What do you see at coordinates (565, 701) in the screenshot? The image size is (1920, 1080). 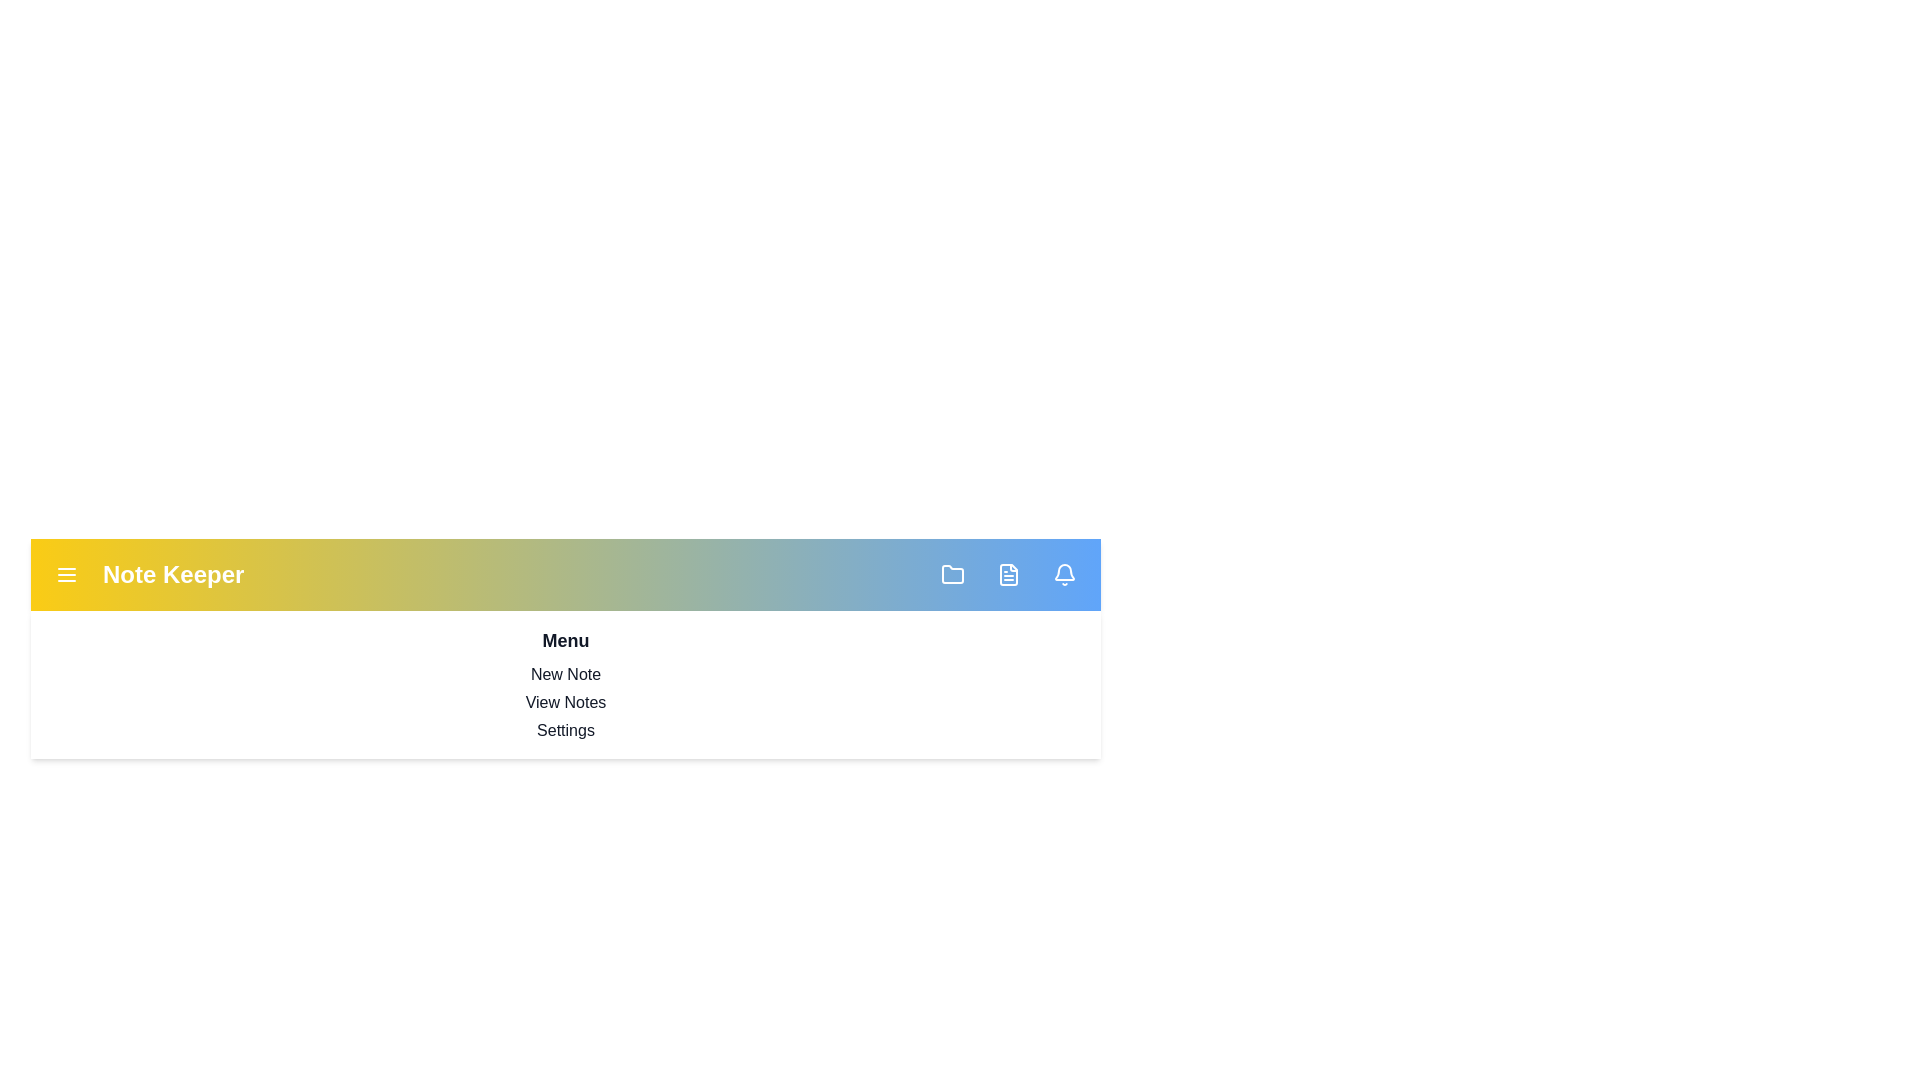 I see `the menu option View Notes from the dropdown menu` at bounding box center [565, 701].